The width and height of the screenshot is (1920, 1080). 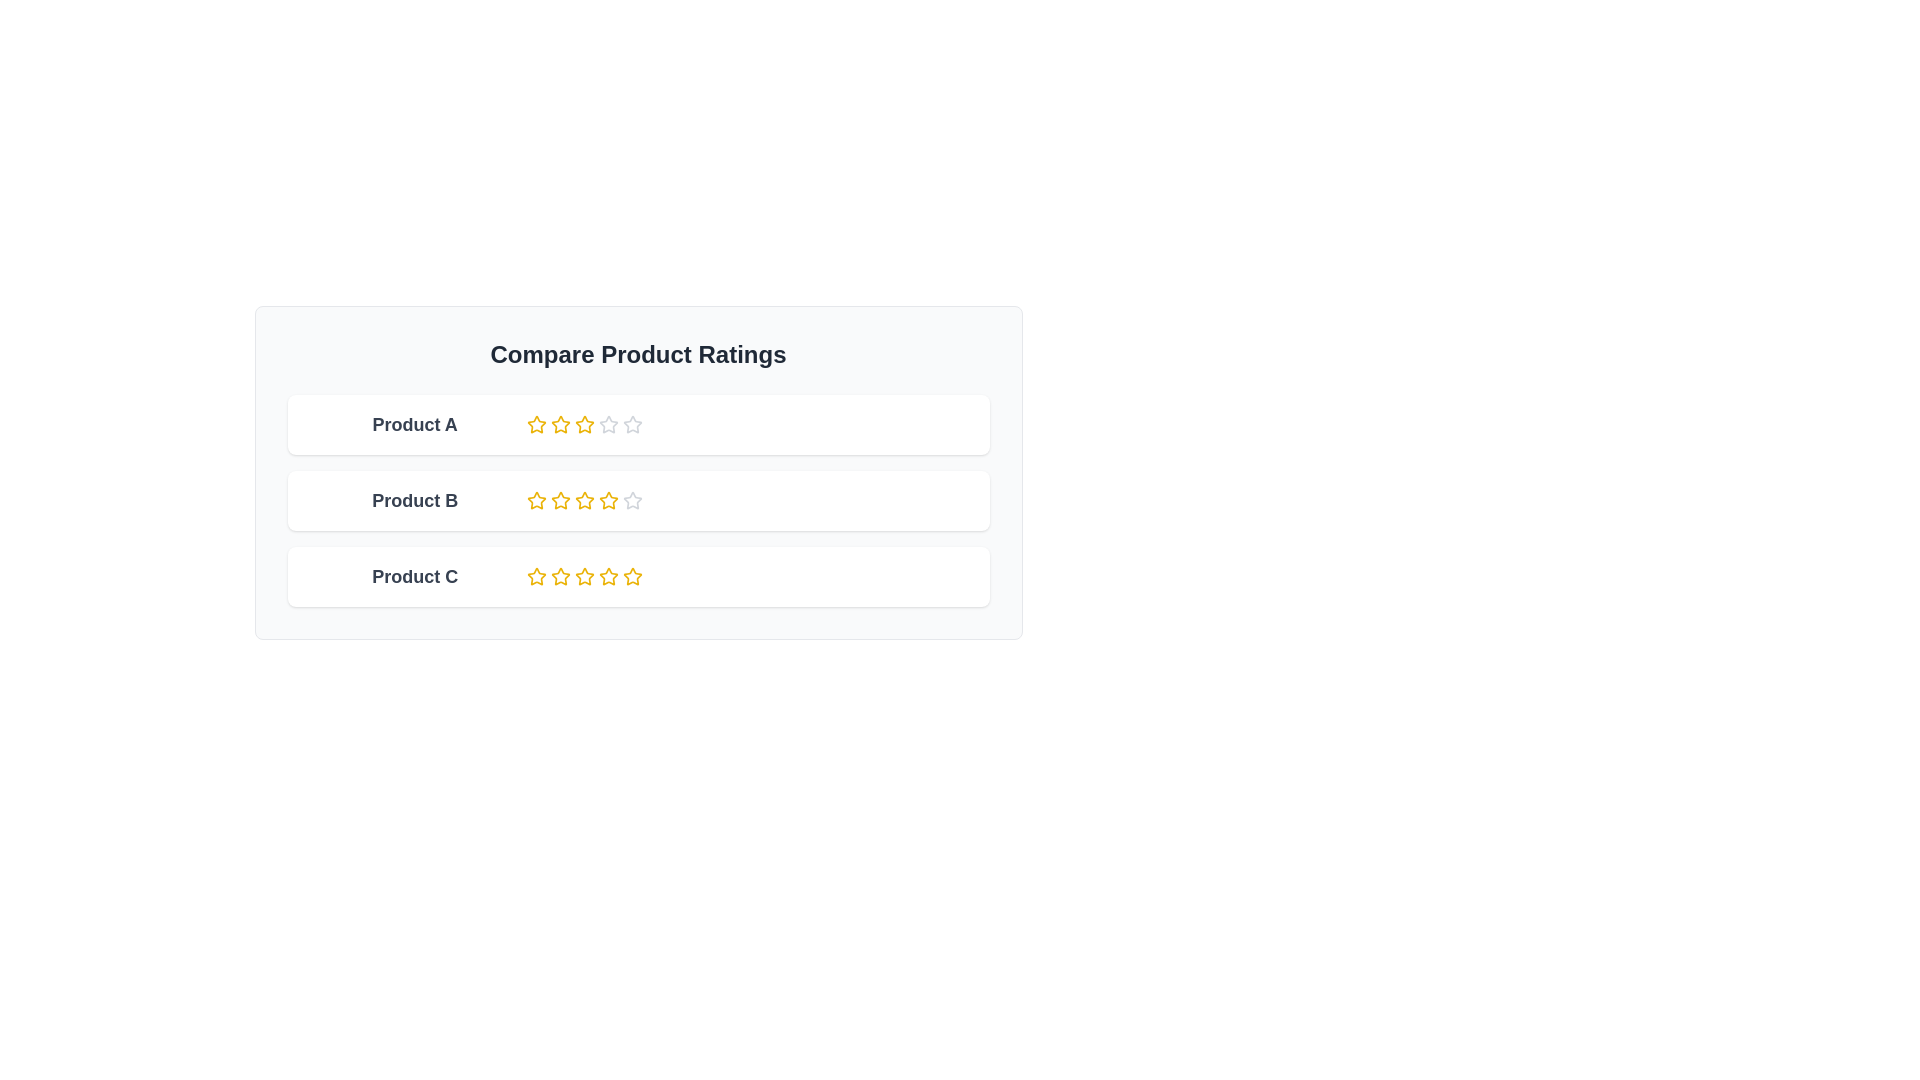 What do you see at coordinates (560, 576) in the screenshot?
I see `the fourth yellow star icon in the rating row of 'Product C' to rate it` at bounding box center [560, 576].